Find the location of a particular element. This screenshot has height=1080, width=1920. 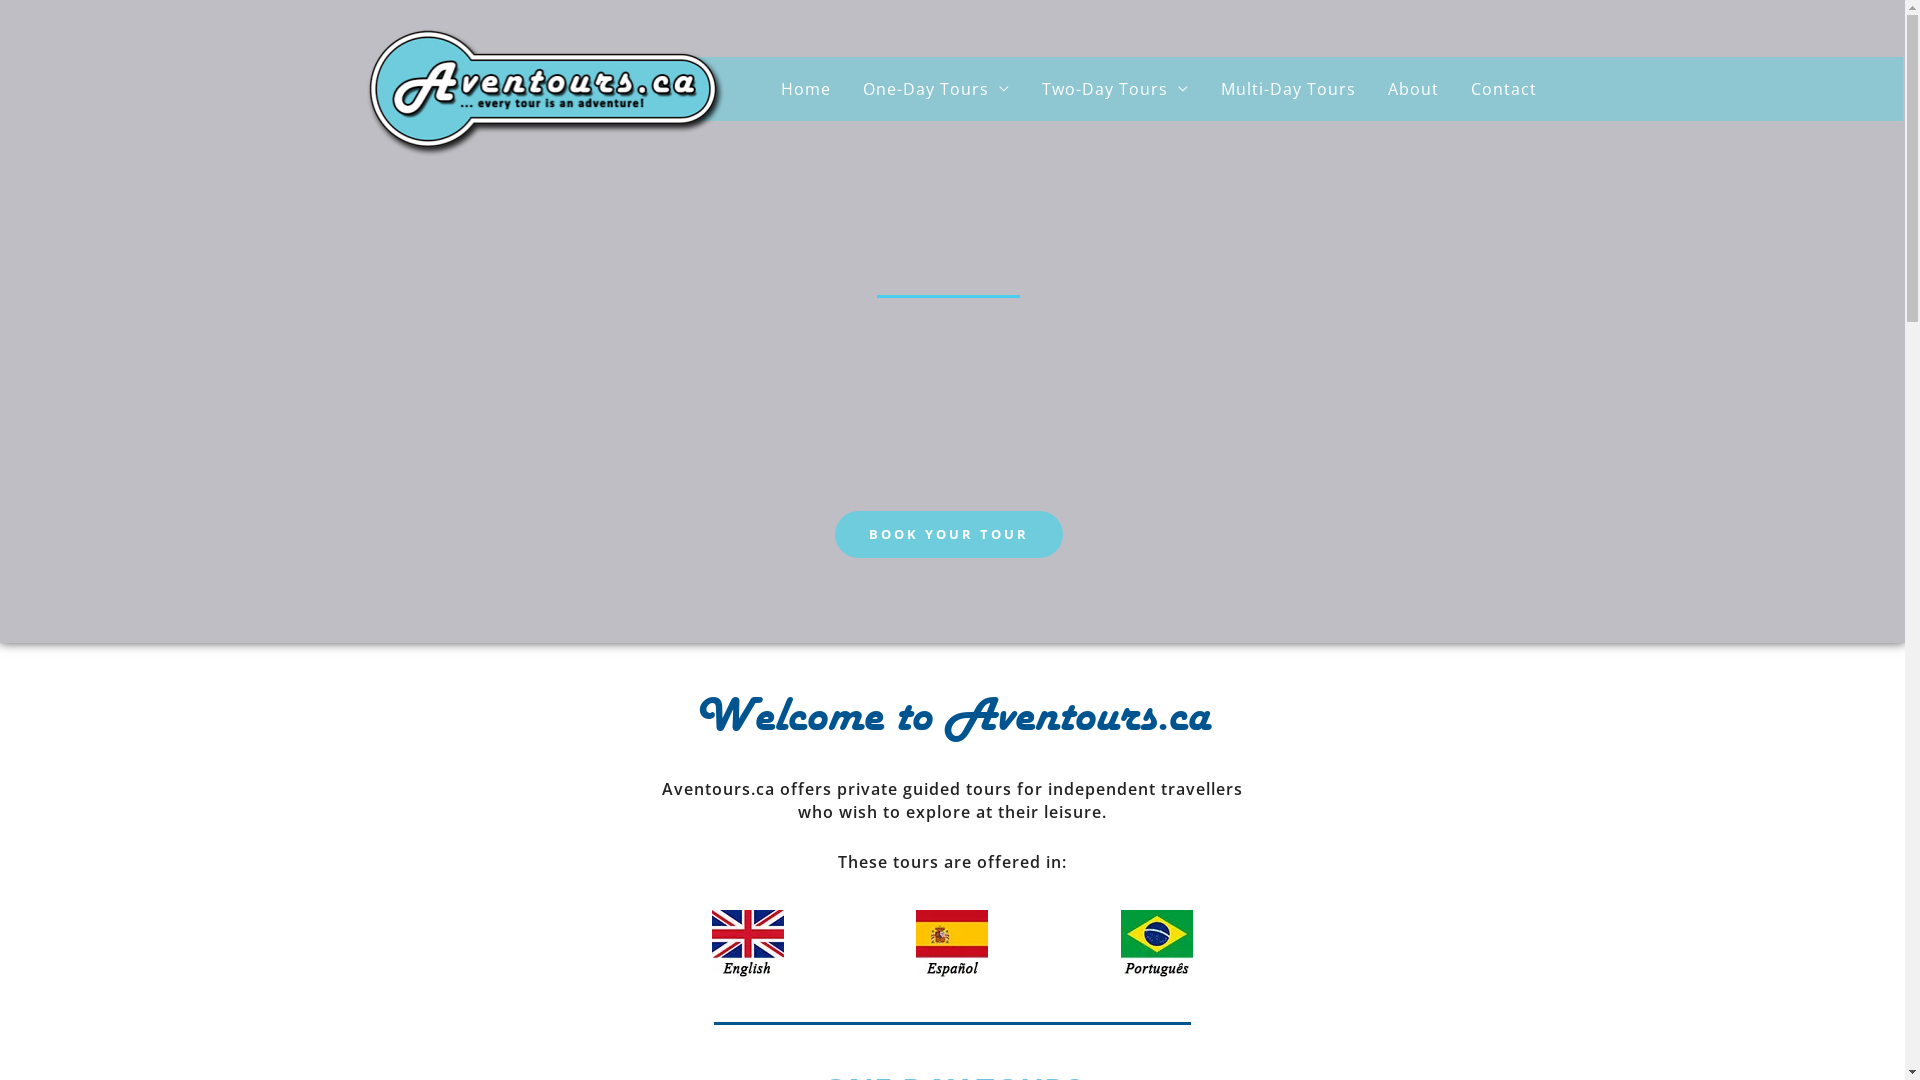

'One-Day Tours' is located at coordinates (845, 87).